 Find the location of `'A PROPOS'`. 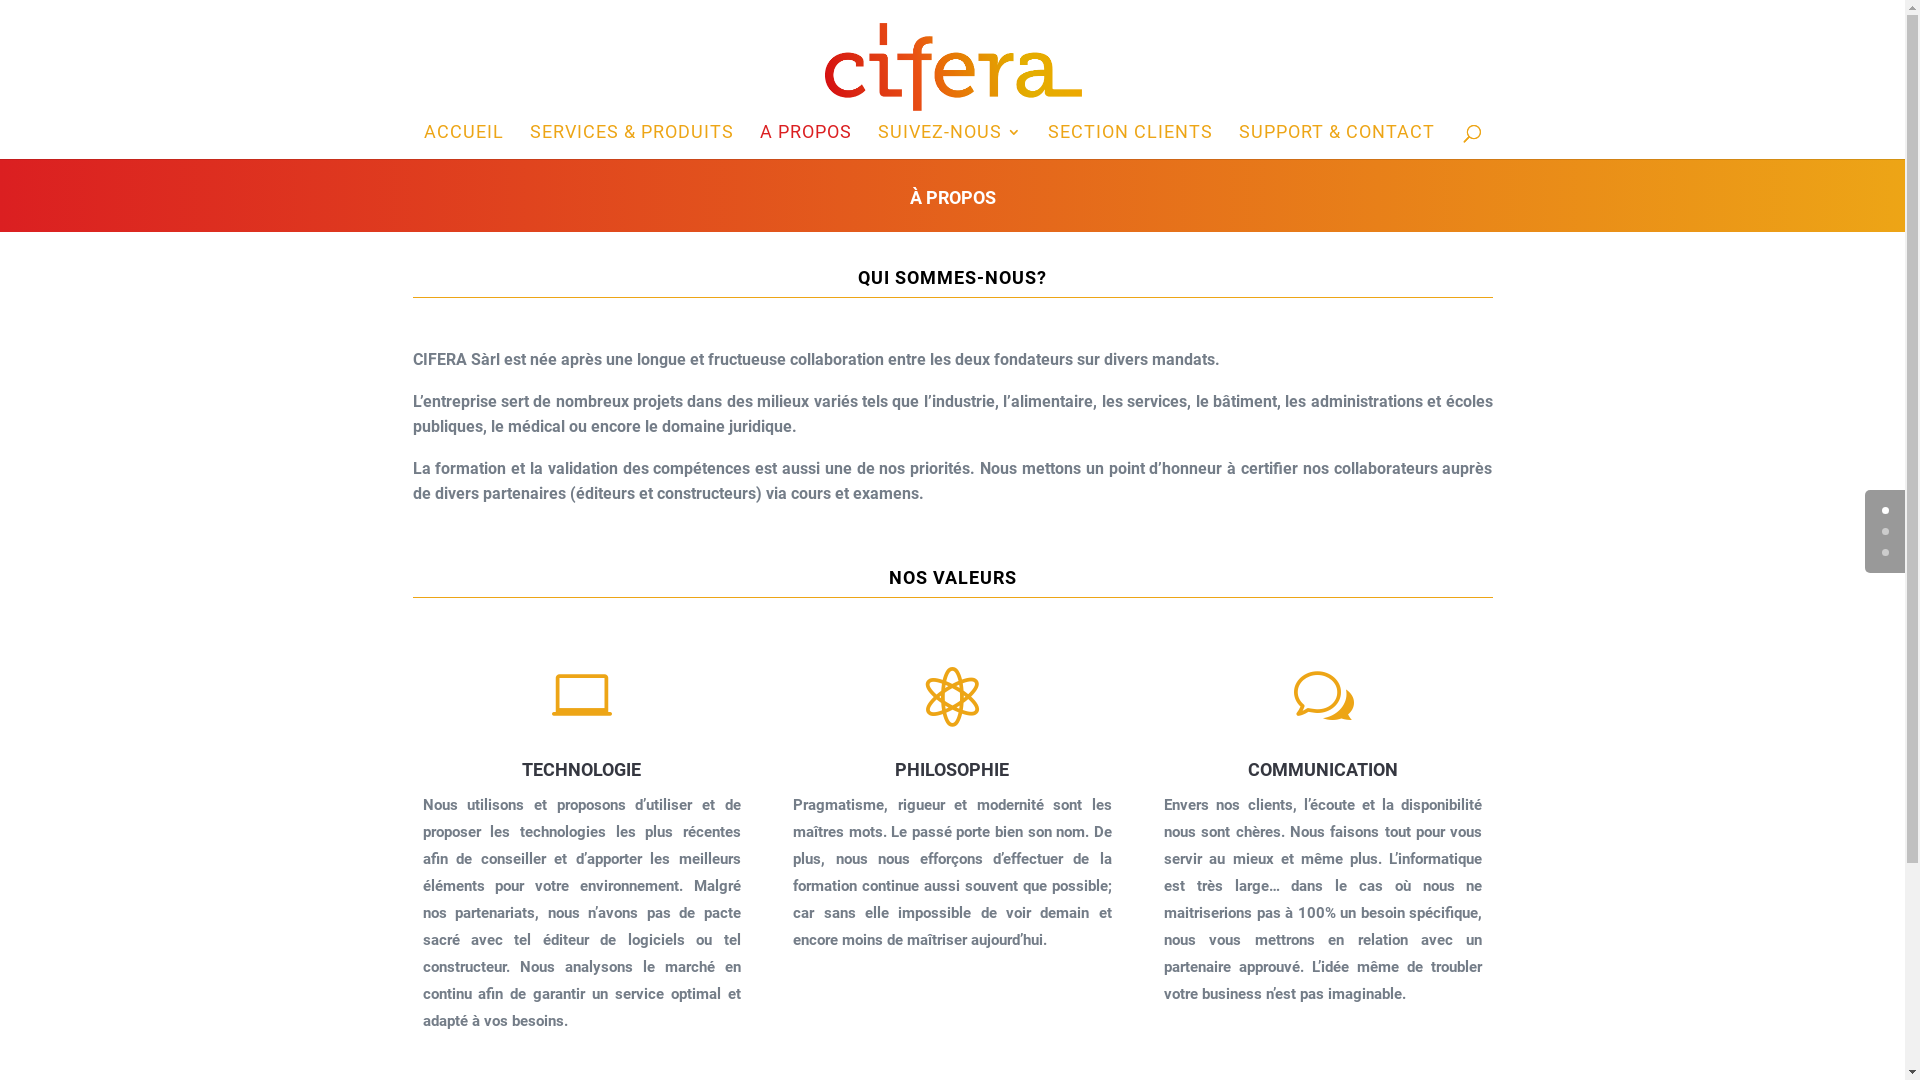

'A PROPOS' is located at coordinates (758, 141).